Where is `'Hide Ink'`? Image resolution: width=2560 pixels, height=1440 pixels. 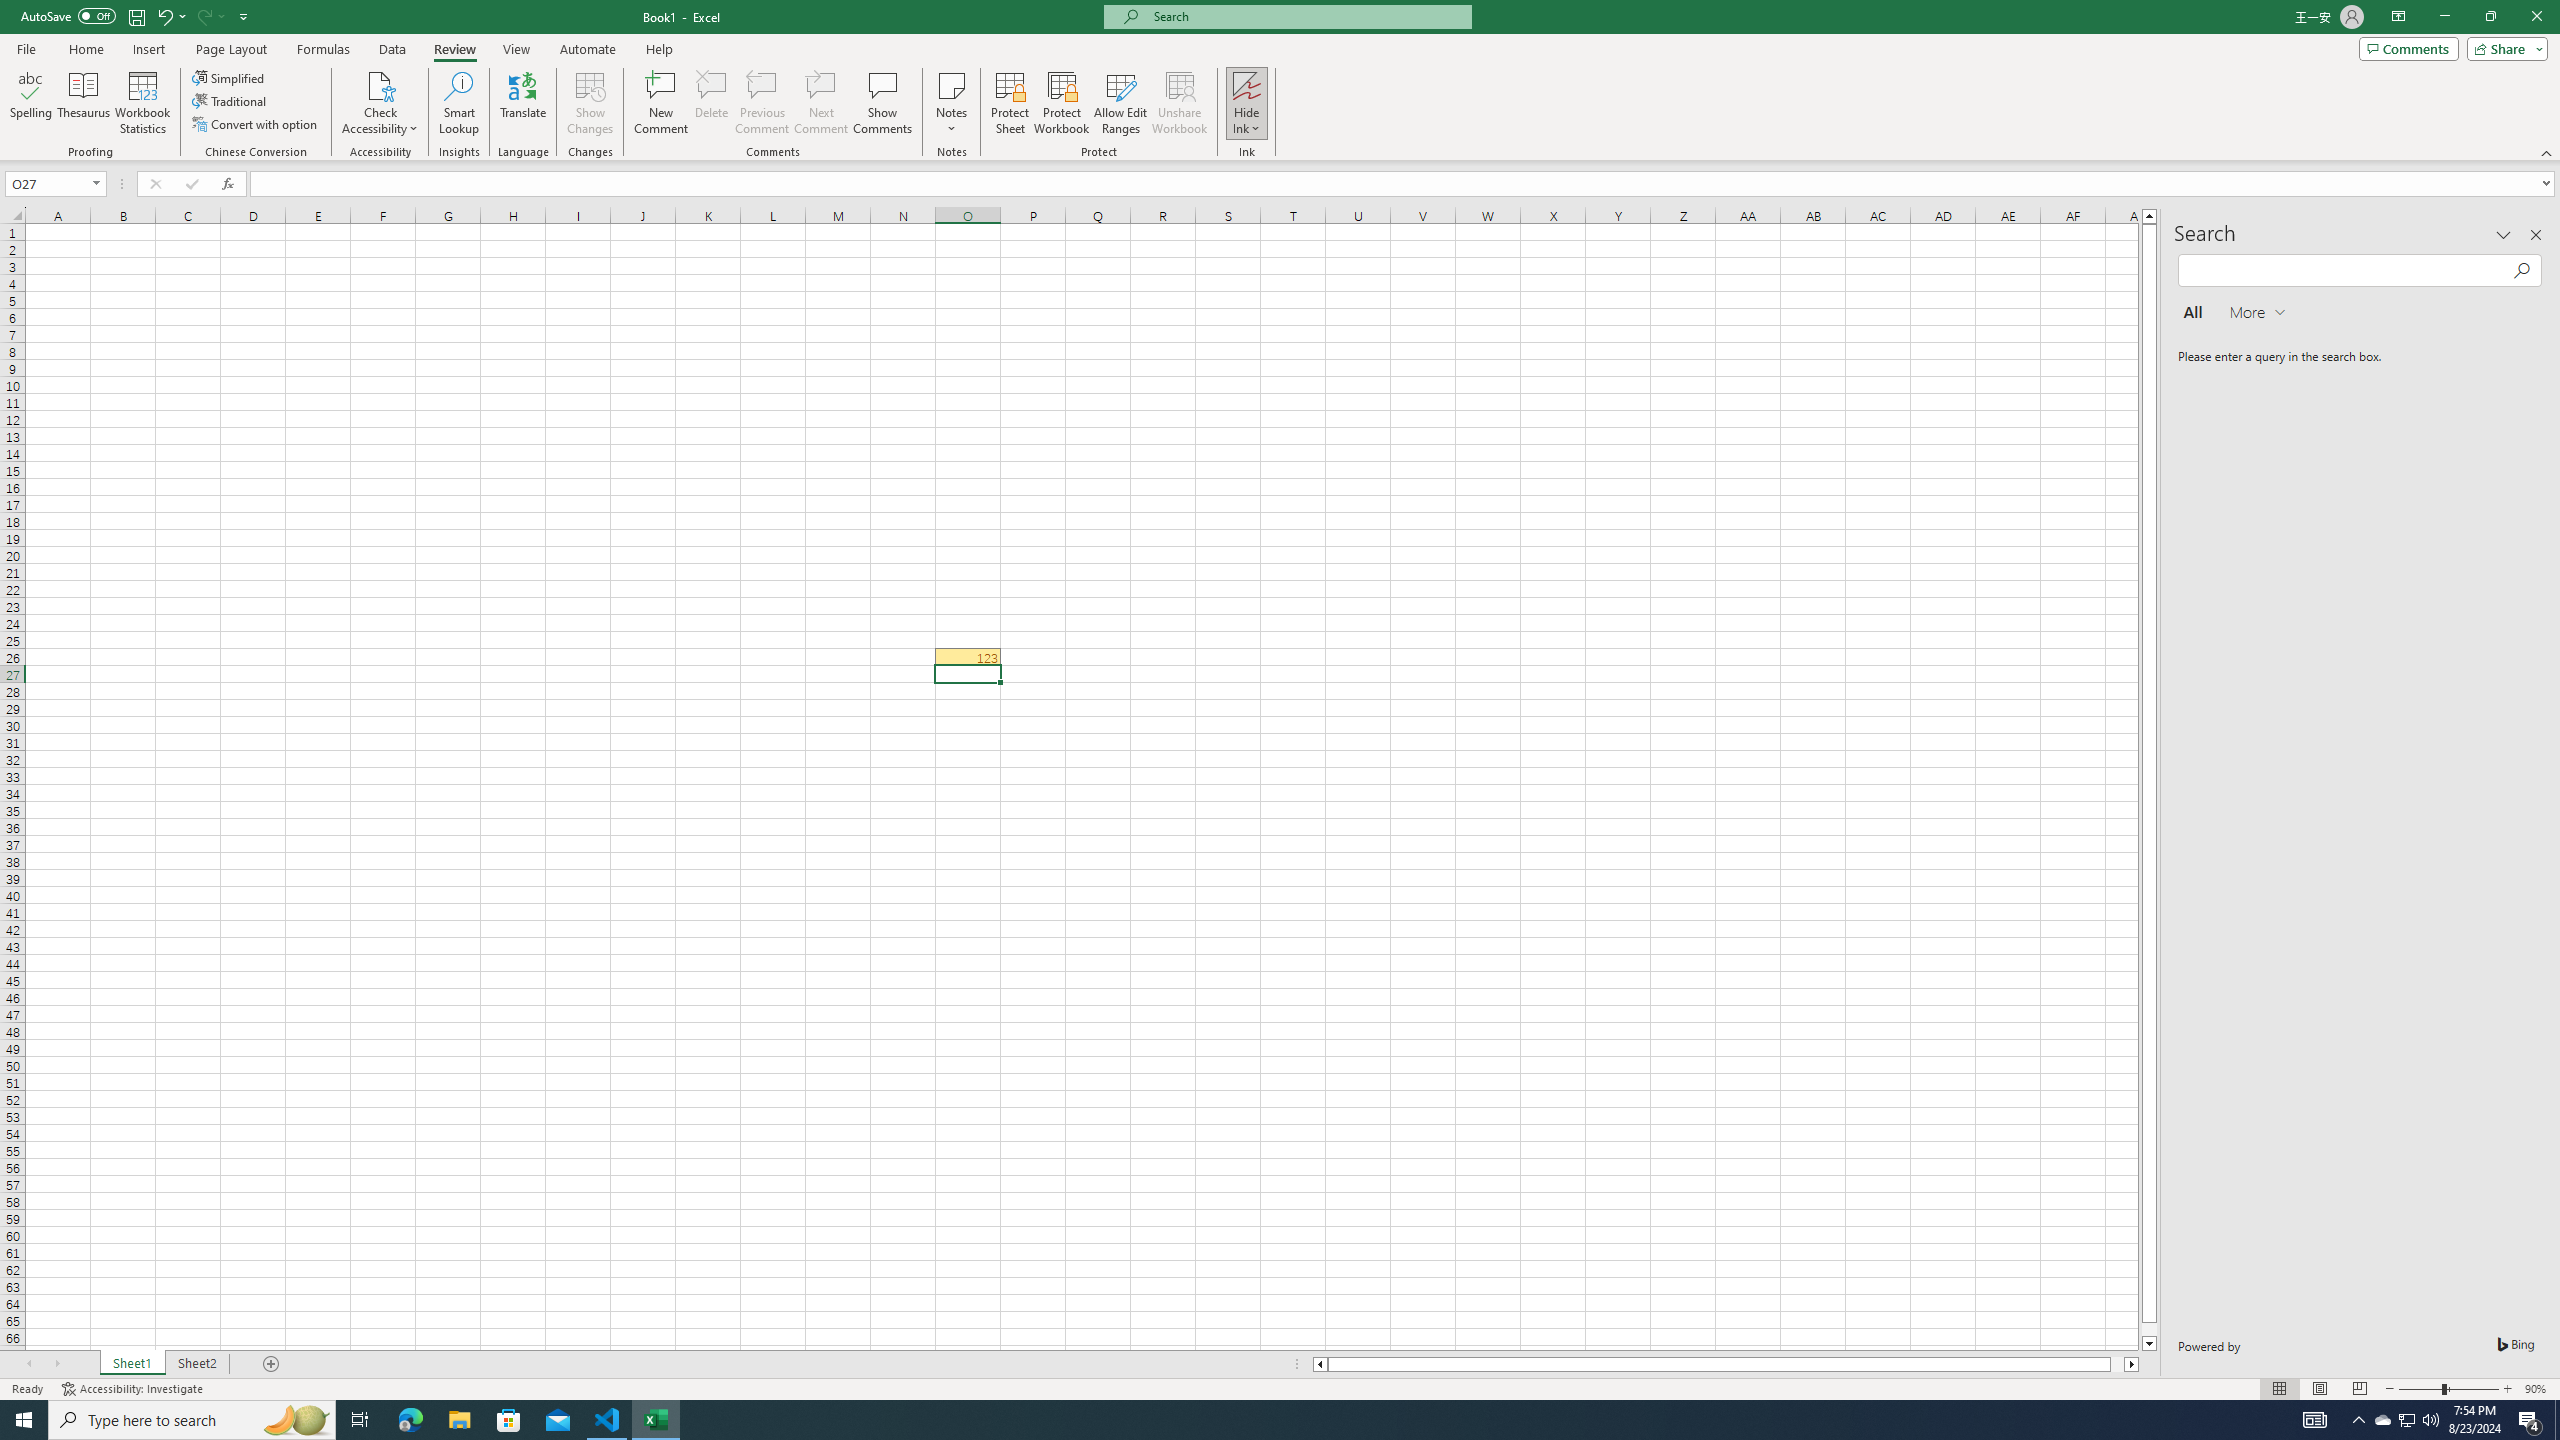 'Hide Ink' is located at coordinates (1246, 103).